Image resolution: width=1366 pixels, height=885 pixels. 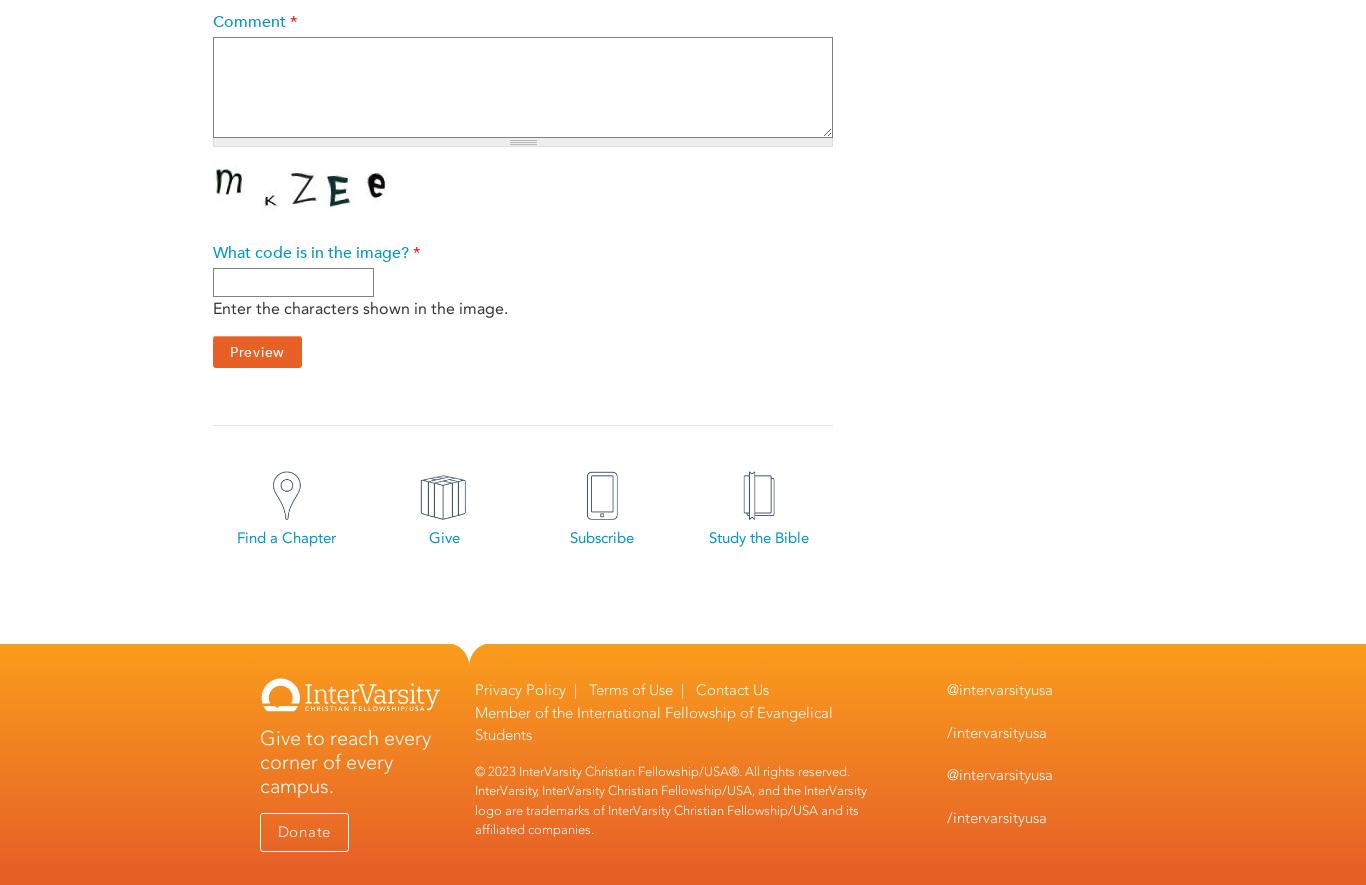 What do you see at coordinates (568, 536) in the screenshot?
I see `'Subscribe'` at bounding box center [568, 536].